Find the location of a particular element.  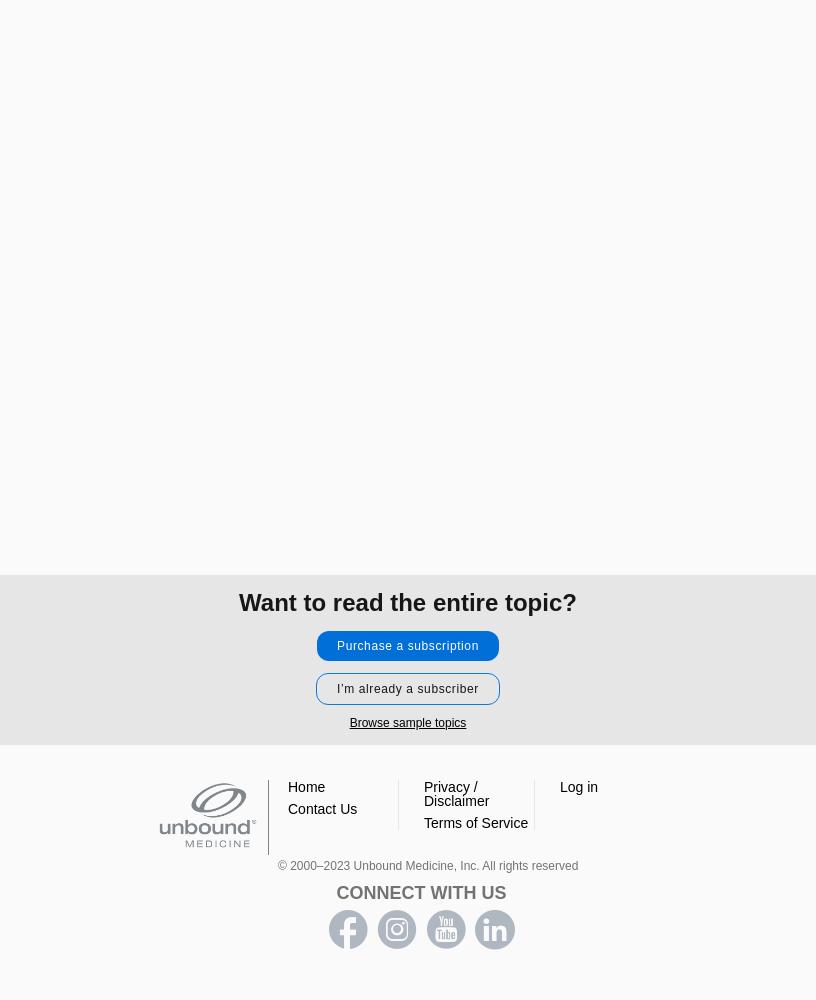

'CONNECT WITH US' is located at coordinates (419, 893).